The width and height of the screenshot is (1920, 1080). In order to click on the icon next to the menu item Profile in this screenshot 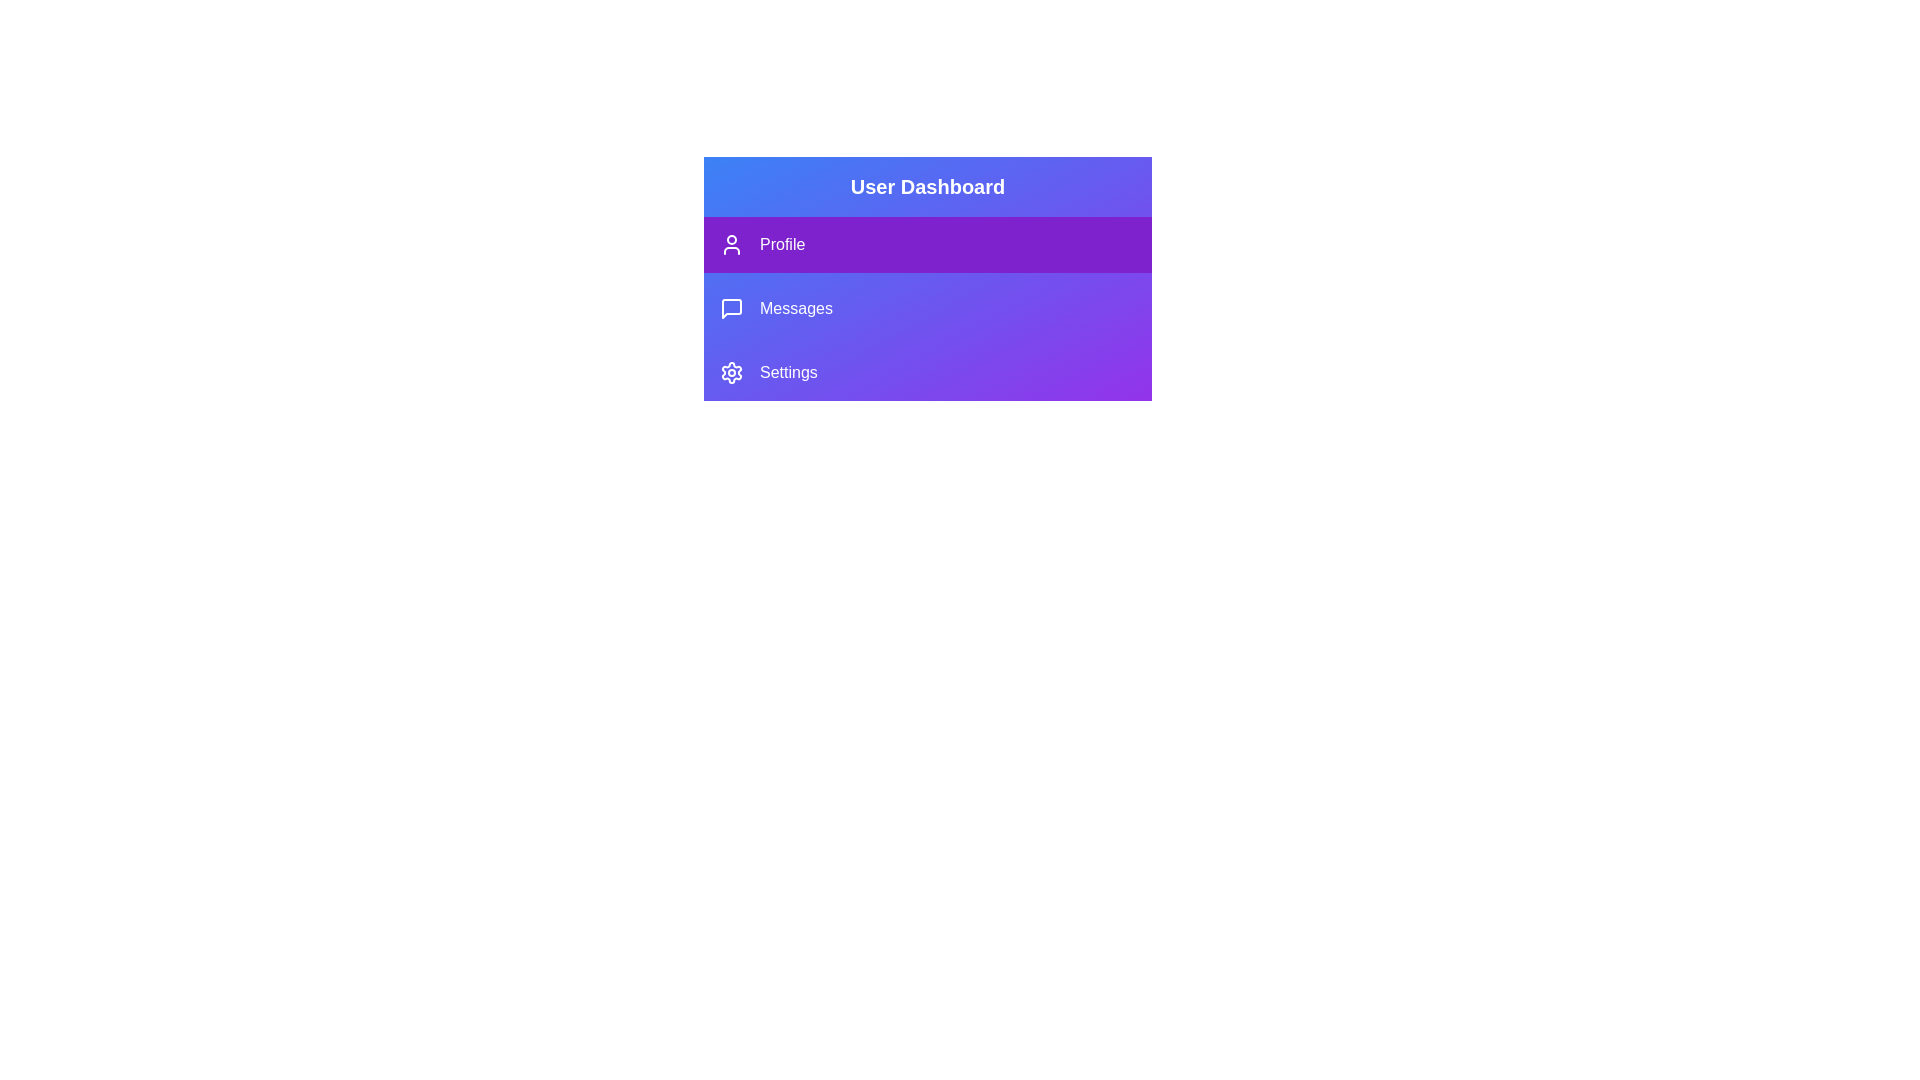, I will do `click(730, 244)`.